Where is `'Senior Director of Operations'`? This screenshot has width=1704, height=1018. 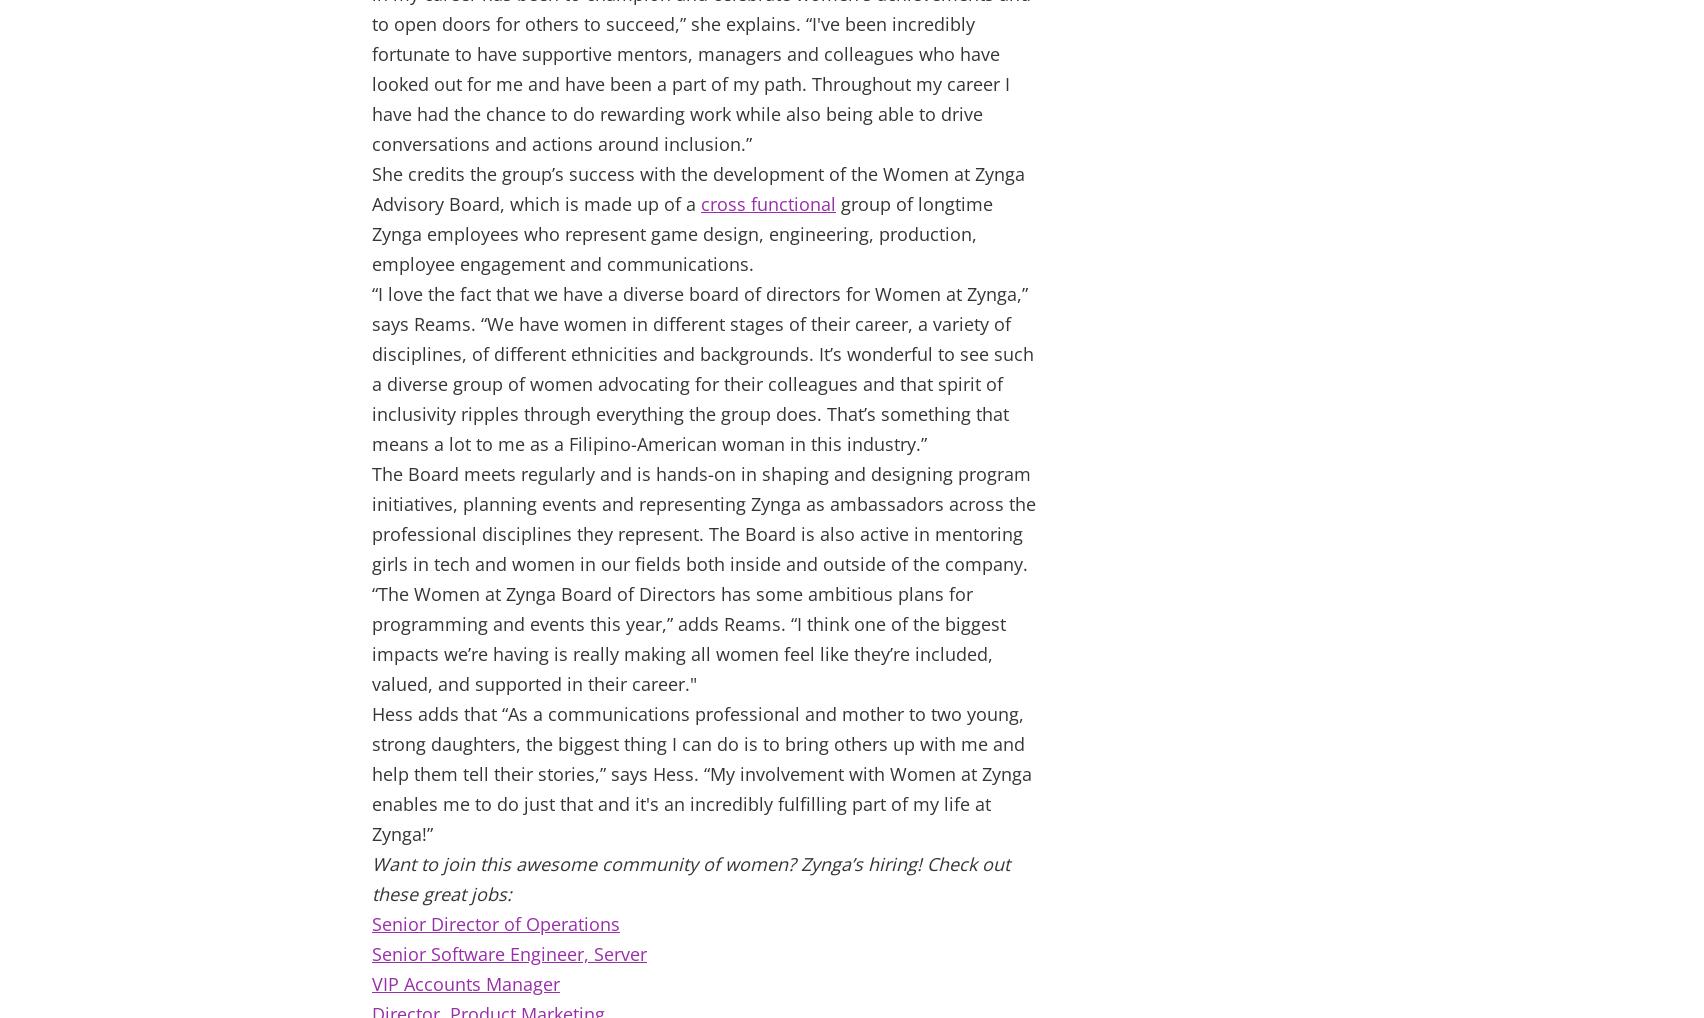 'Senior Director of Operations' is located at coordinates (496, 923).